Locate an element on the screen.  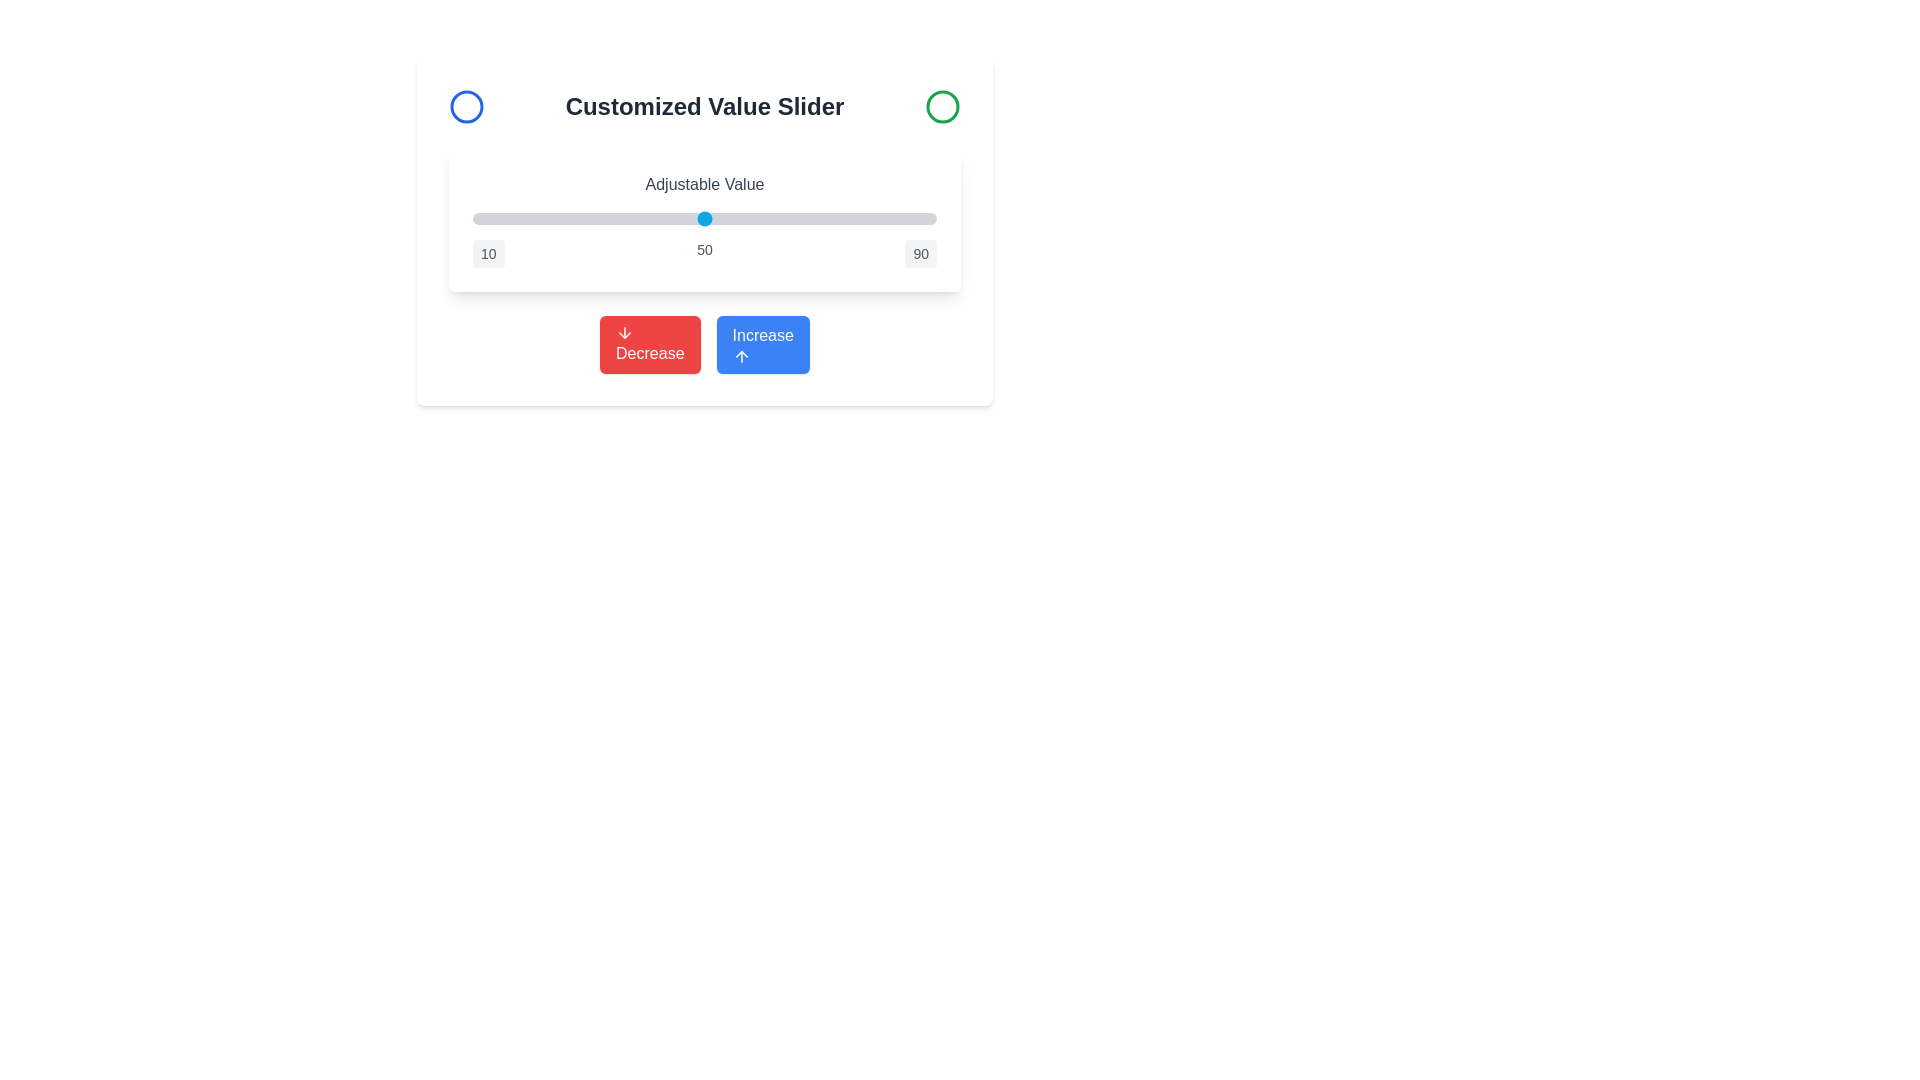
the slider's value is located at coordinates (779, 219).